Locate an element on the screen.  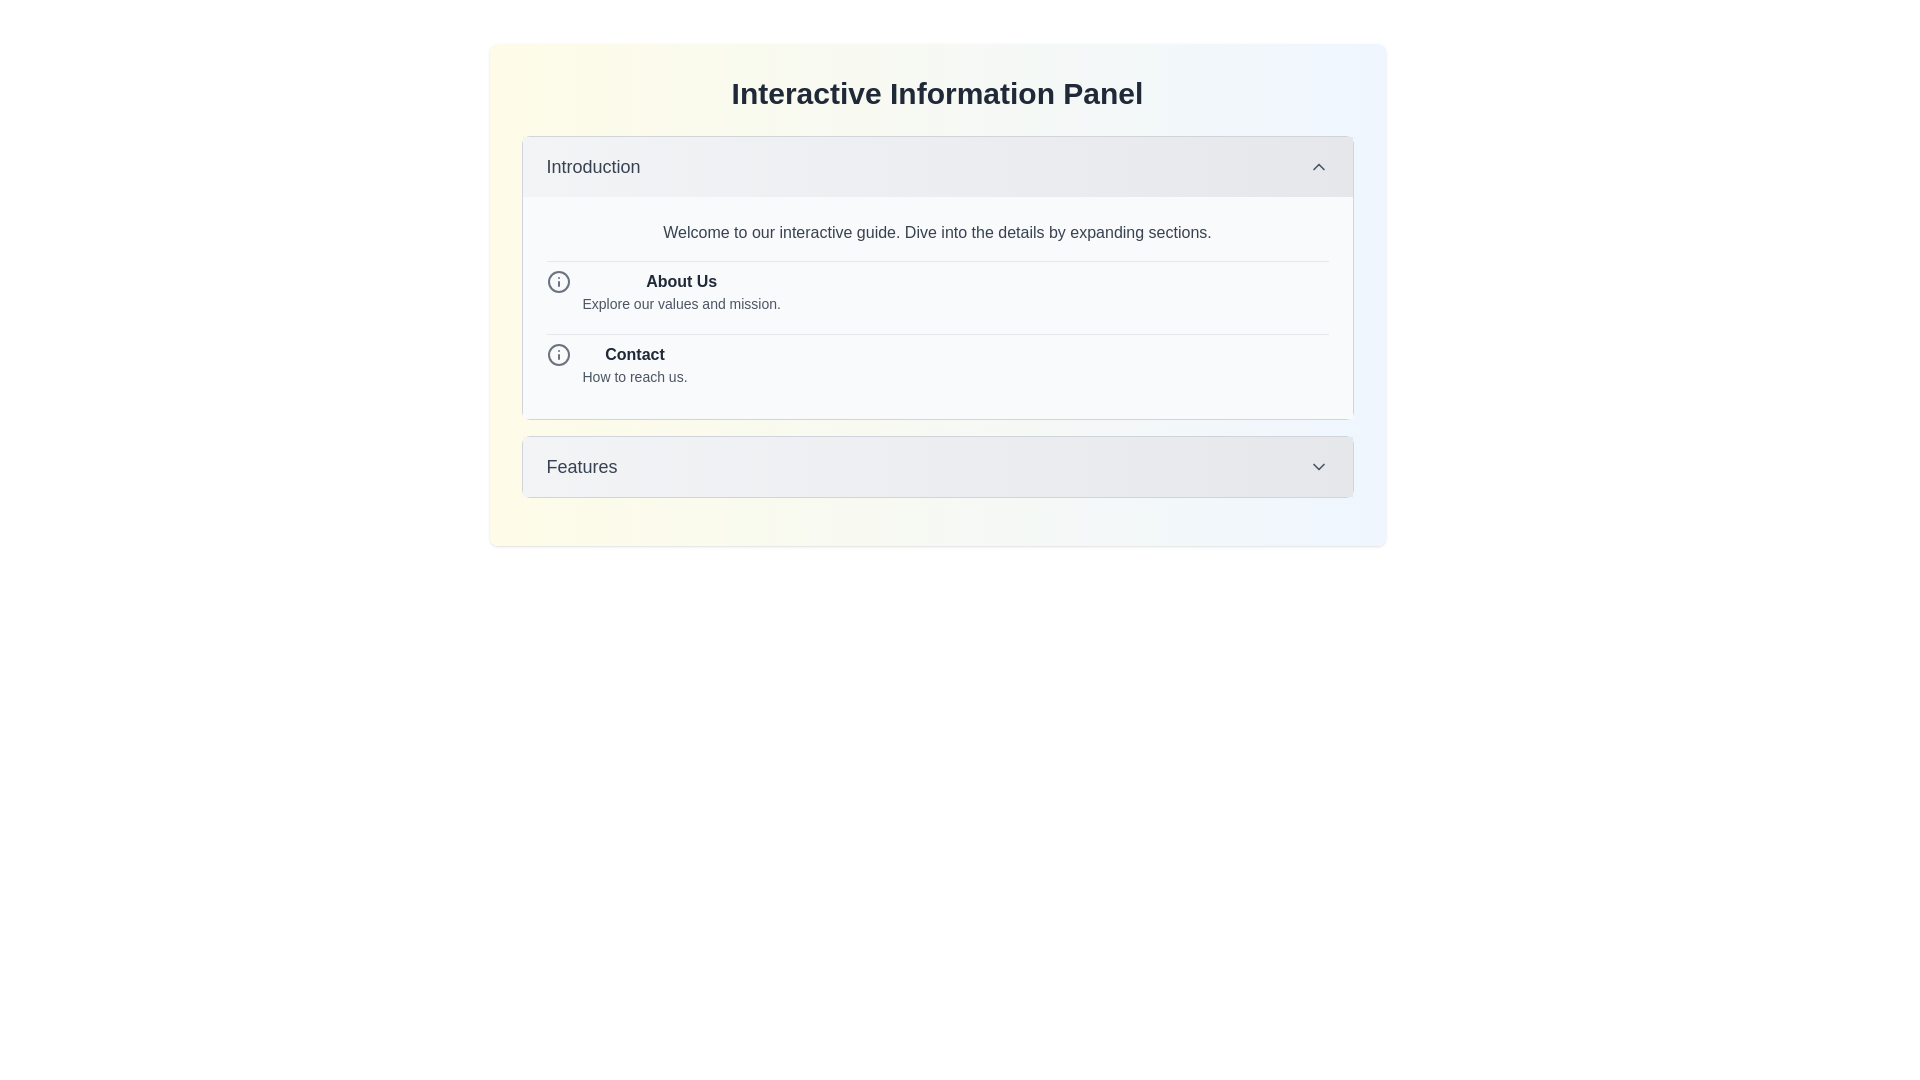
the gray outlined circular icon with a dot and vertical line inside, located next to the 'Contact' text in the 'Contact - How to reach us' section is located at coordinates (558, 353).